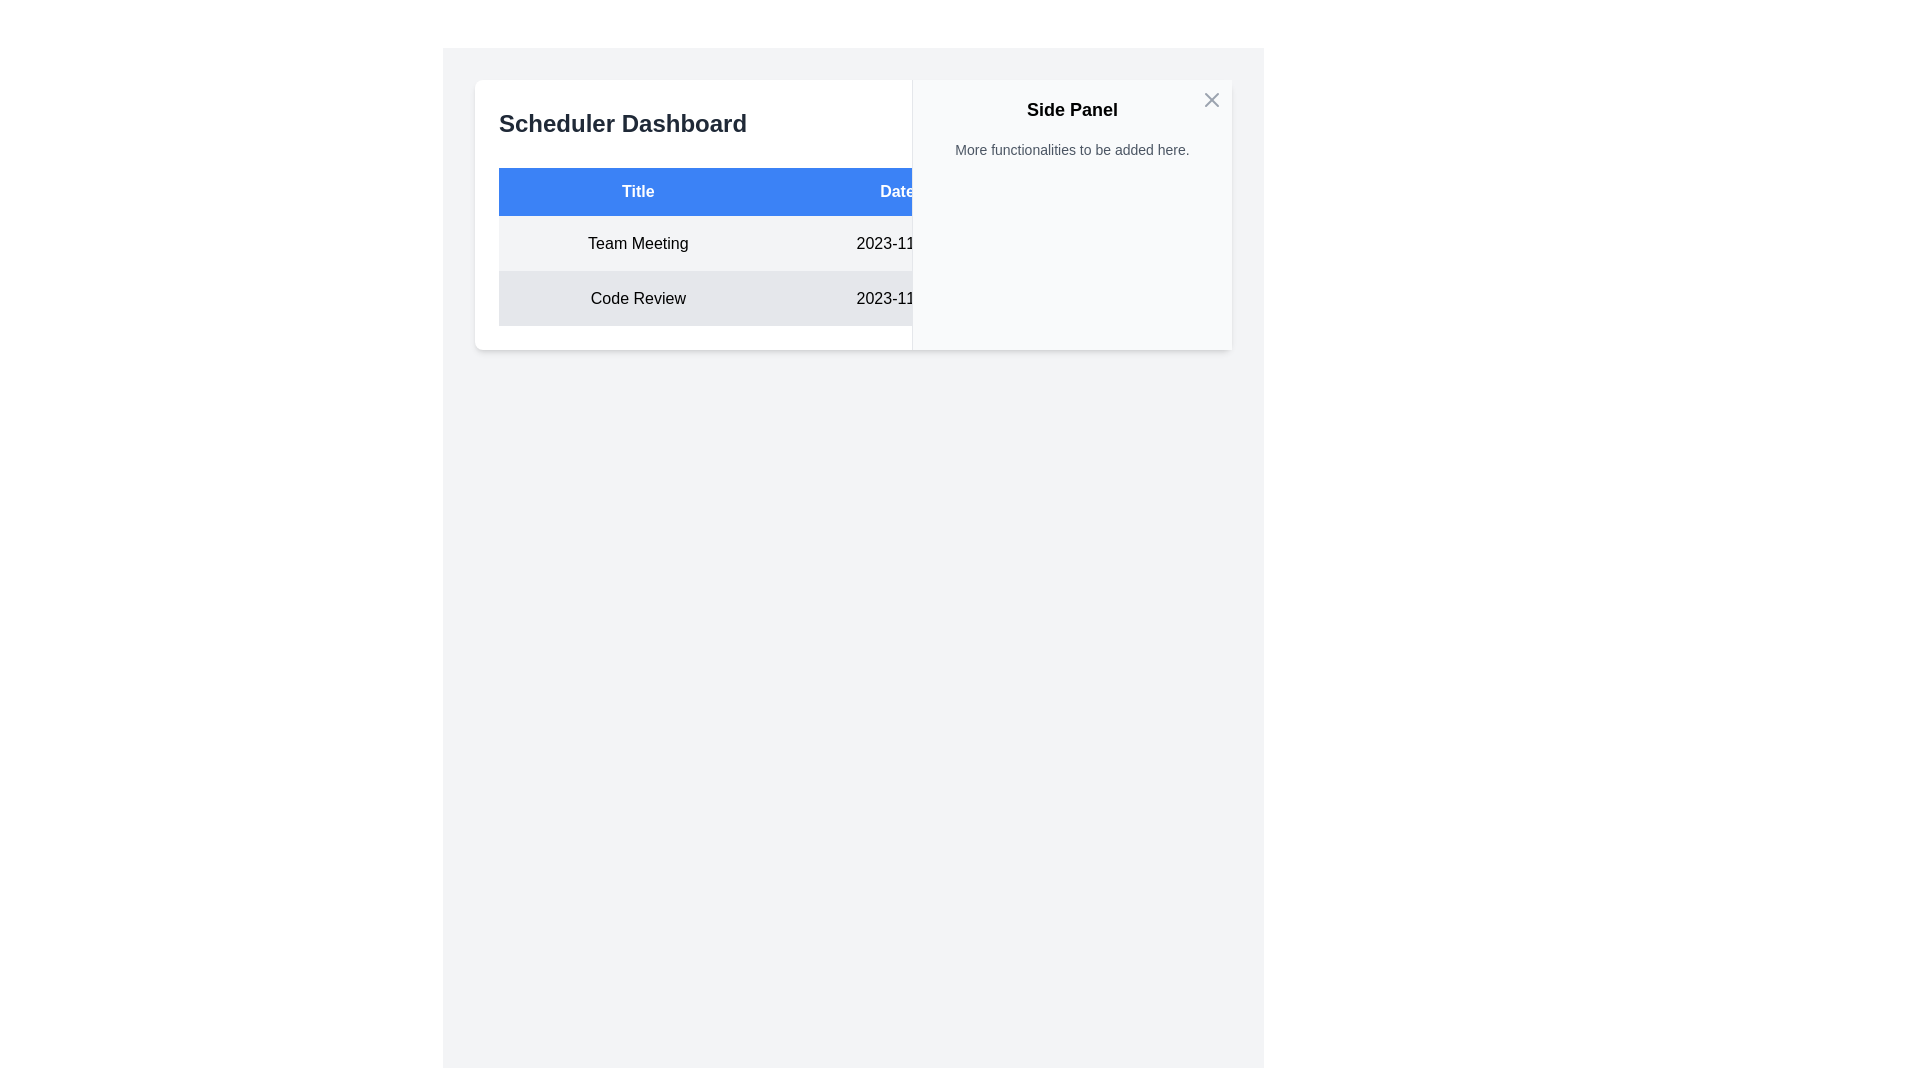 The height and width of the screenshot is (1080, 1920). What do you see at coordinates (853, 242) in the screenshot?
I see `the first table row` at bounding box center [853, 242].